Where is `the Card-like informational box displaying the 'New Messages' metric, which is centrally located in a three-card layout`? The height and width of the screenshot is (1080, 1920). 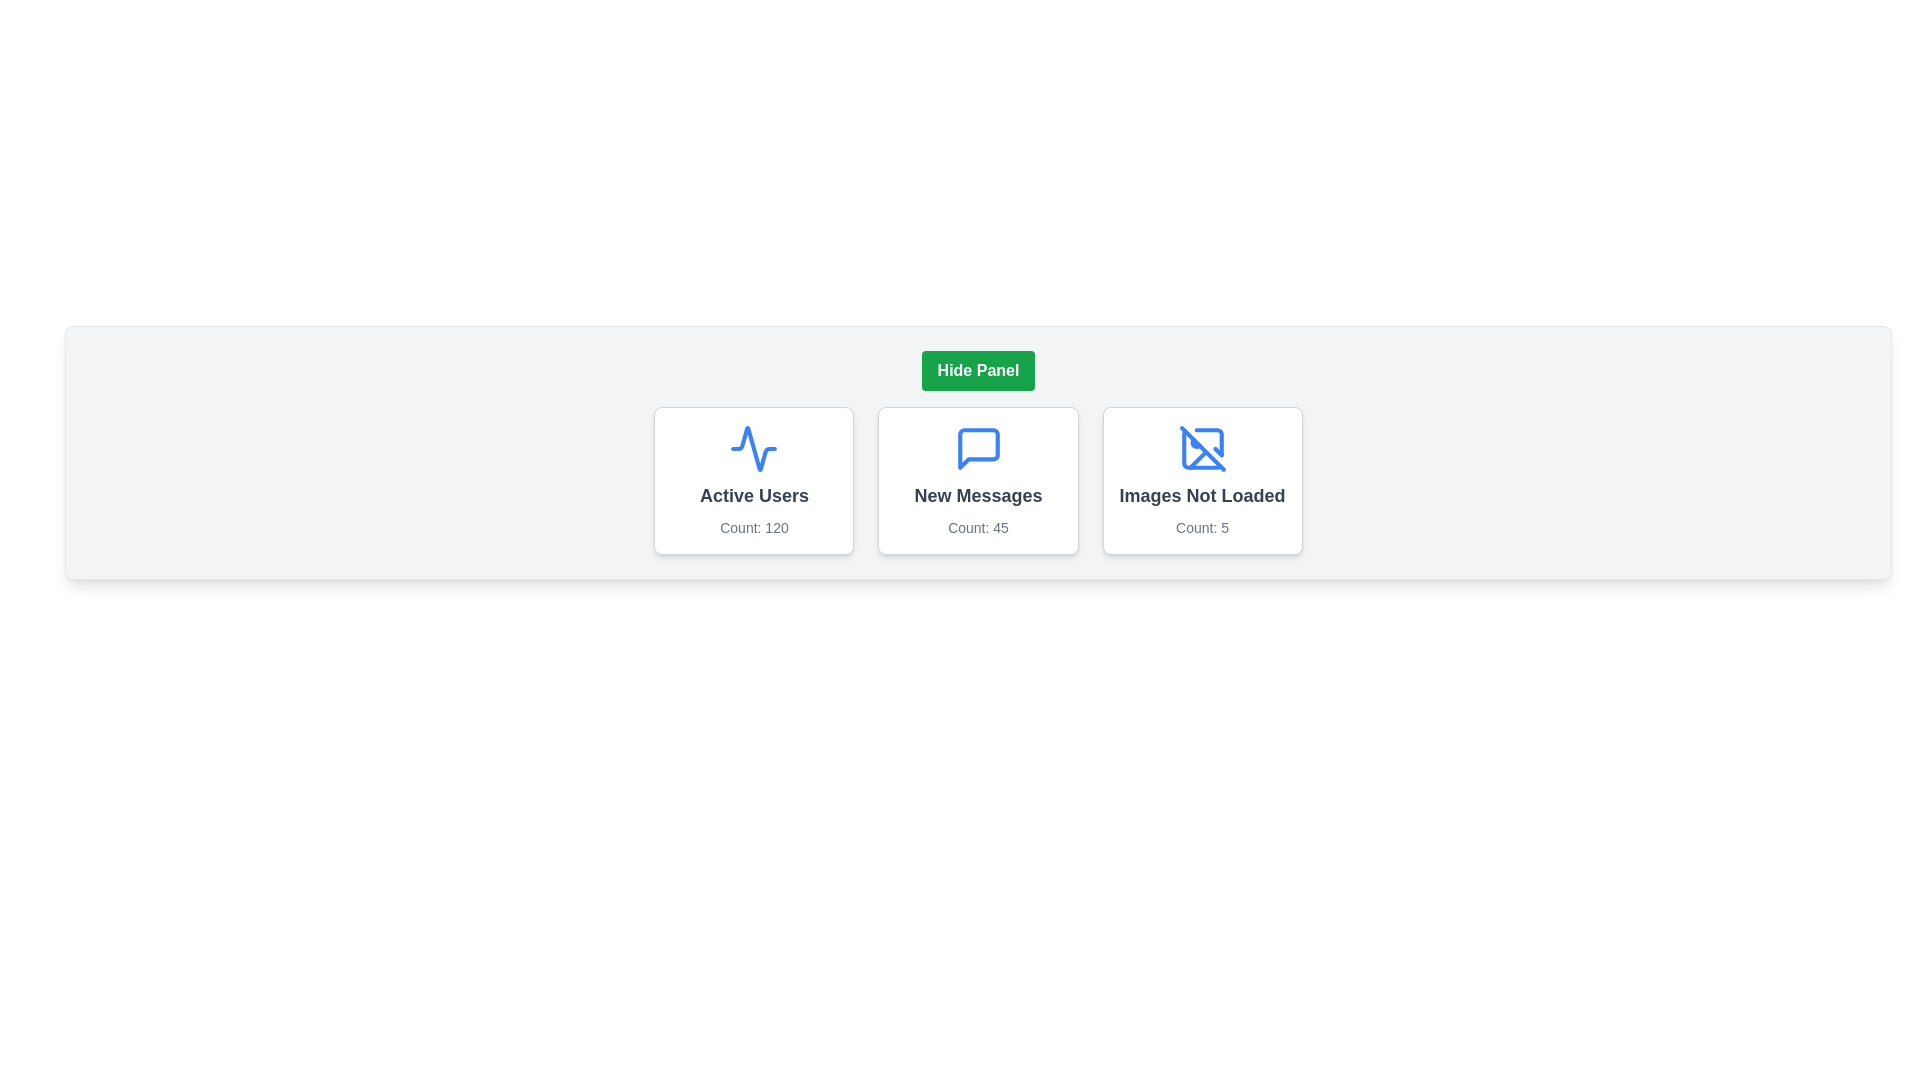 the Card-like informational box displaying the 'New Messages' metric, which is centrally located in a three-card layout is located at coordinates (978, 481).